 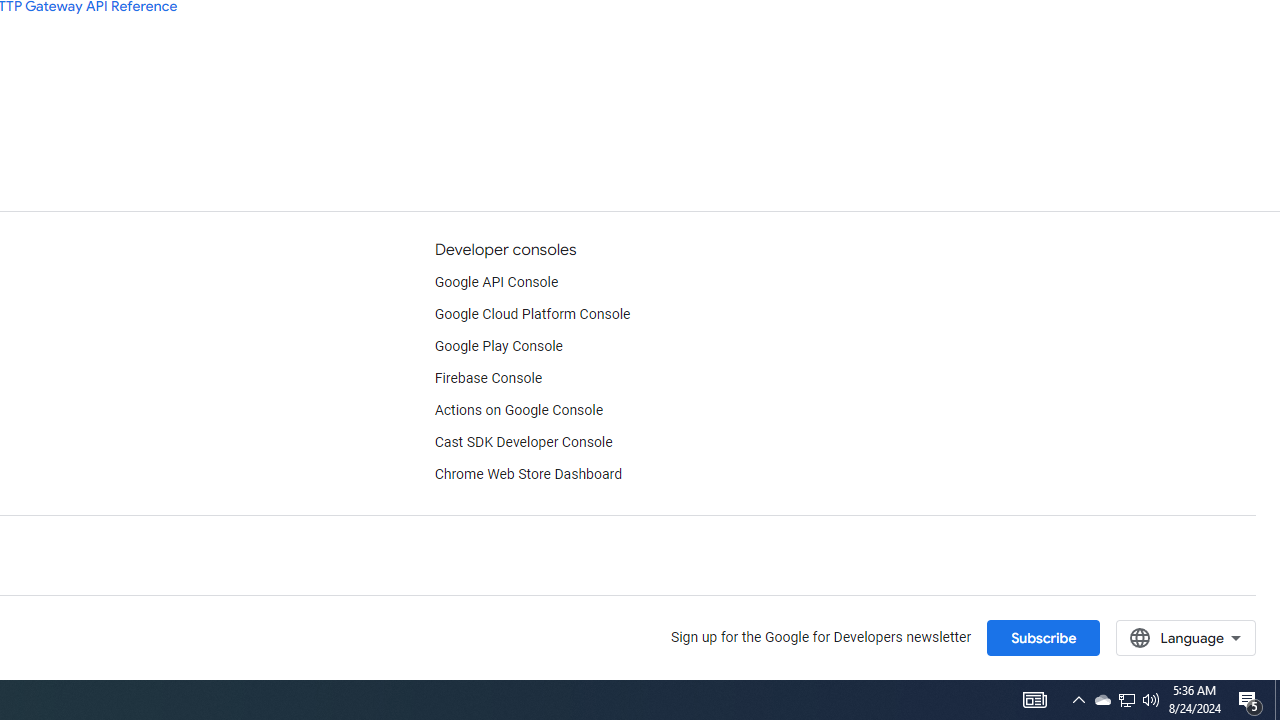 I want to click on 'Subscribe', so click(x=1042, y=637).